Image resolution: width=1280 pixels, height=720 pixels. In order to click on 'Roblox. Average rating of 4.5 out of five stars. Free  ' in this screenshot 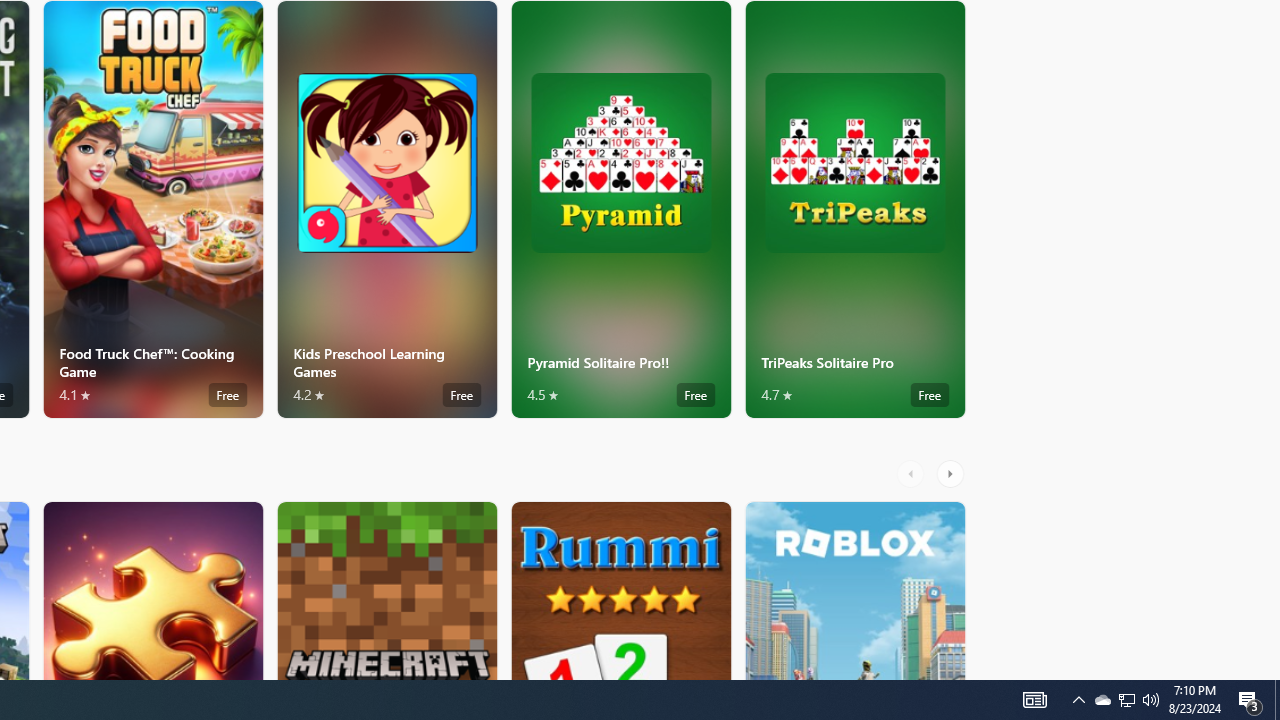, I will do `click(855, 589)`.